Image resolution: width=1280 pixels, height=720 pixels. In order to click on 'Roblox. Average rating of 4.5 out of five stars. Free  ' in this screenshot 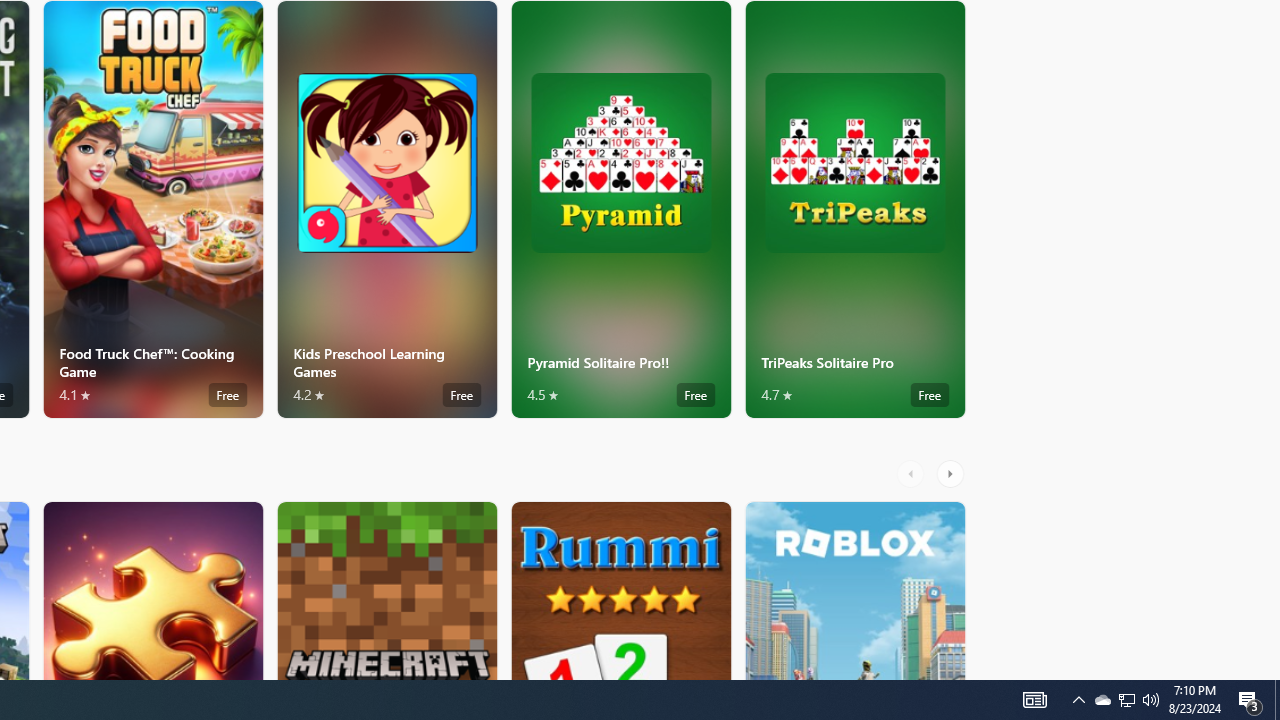, I will do `click(855, 589)`.